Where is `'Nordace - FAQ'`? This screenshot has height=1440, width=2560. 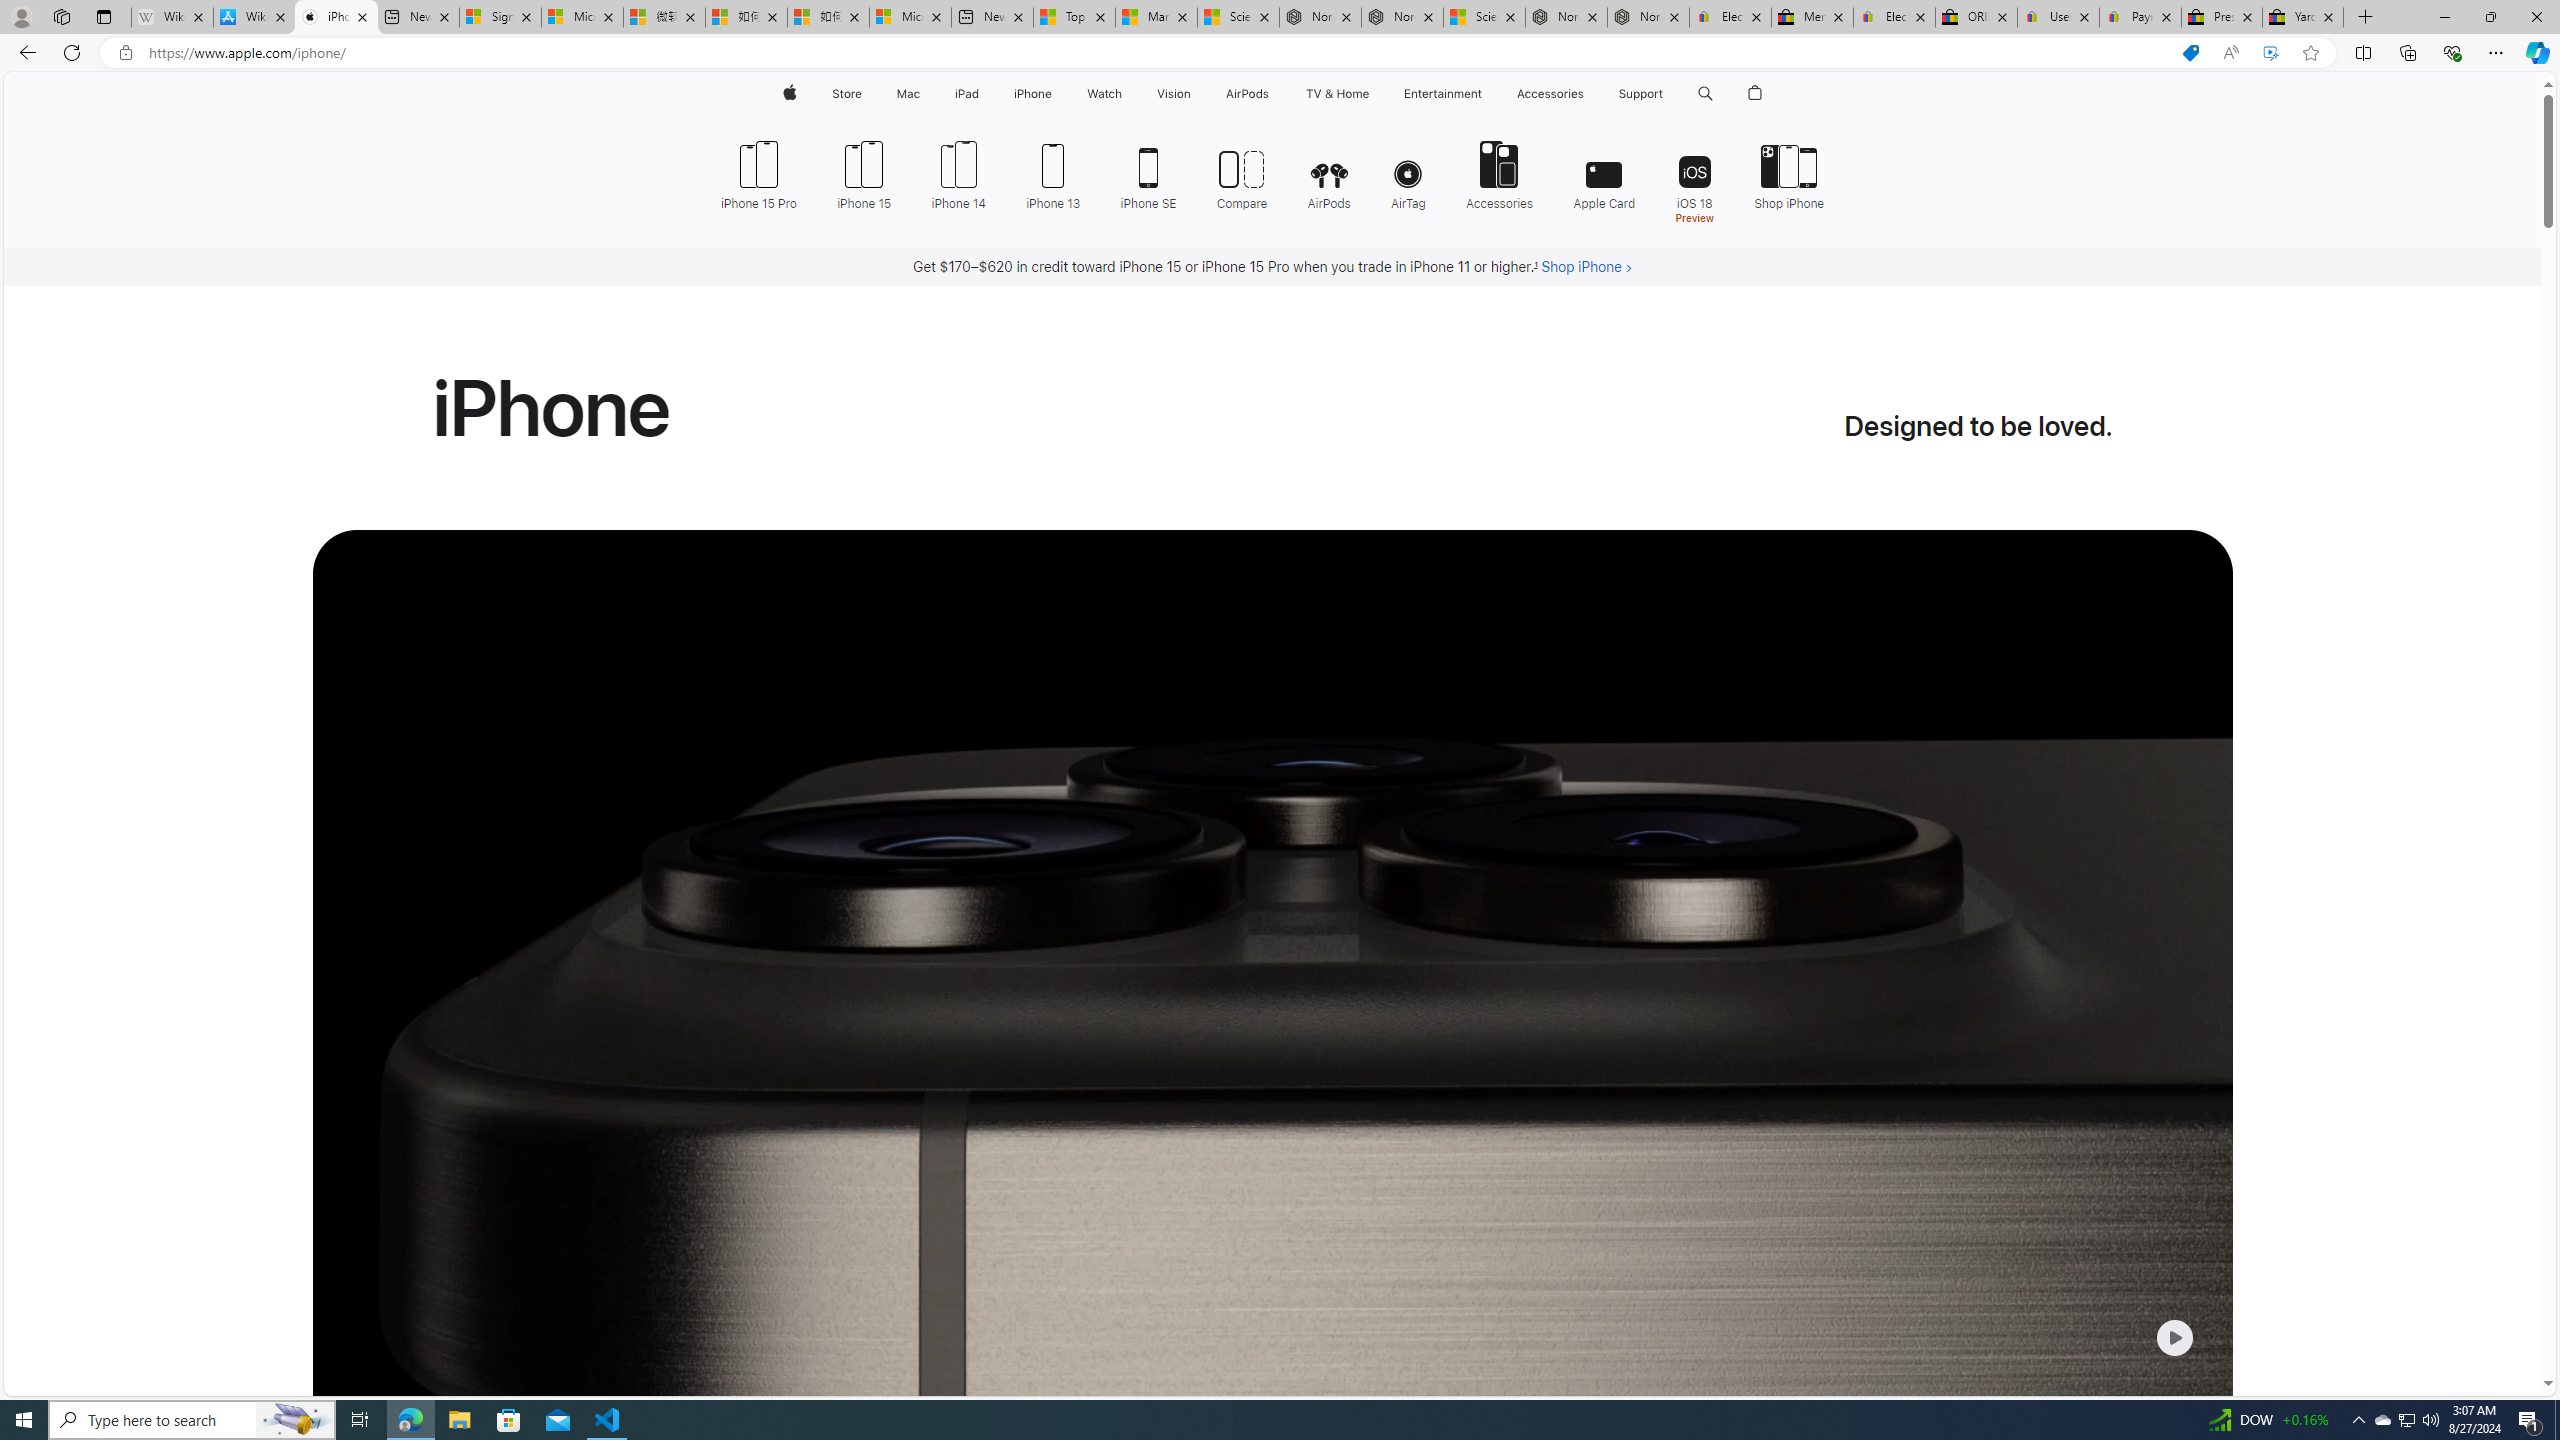 'Nordace - FAQ' is located at coordinates (1647, 16).